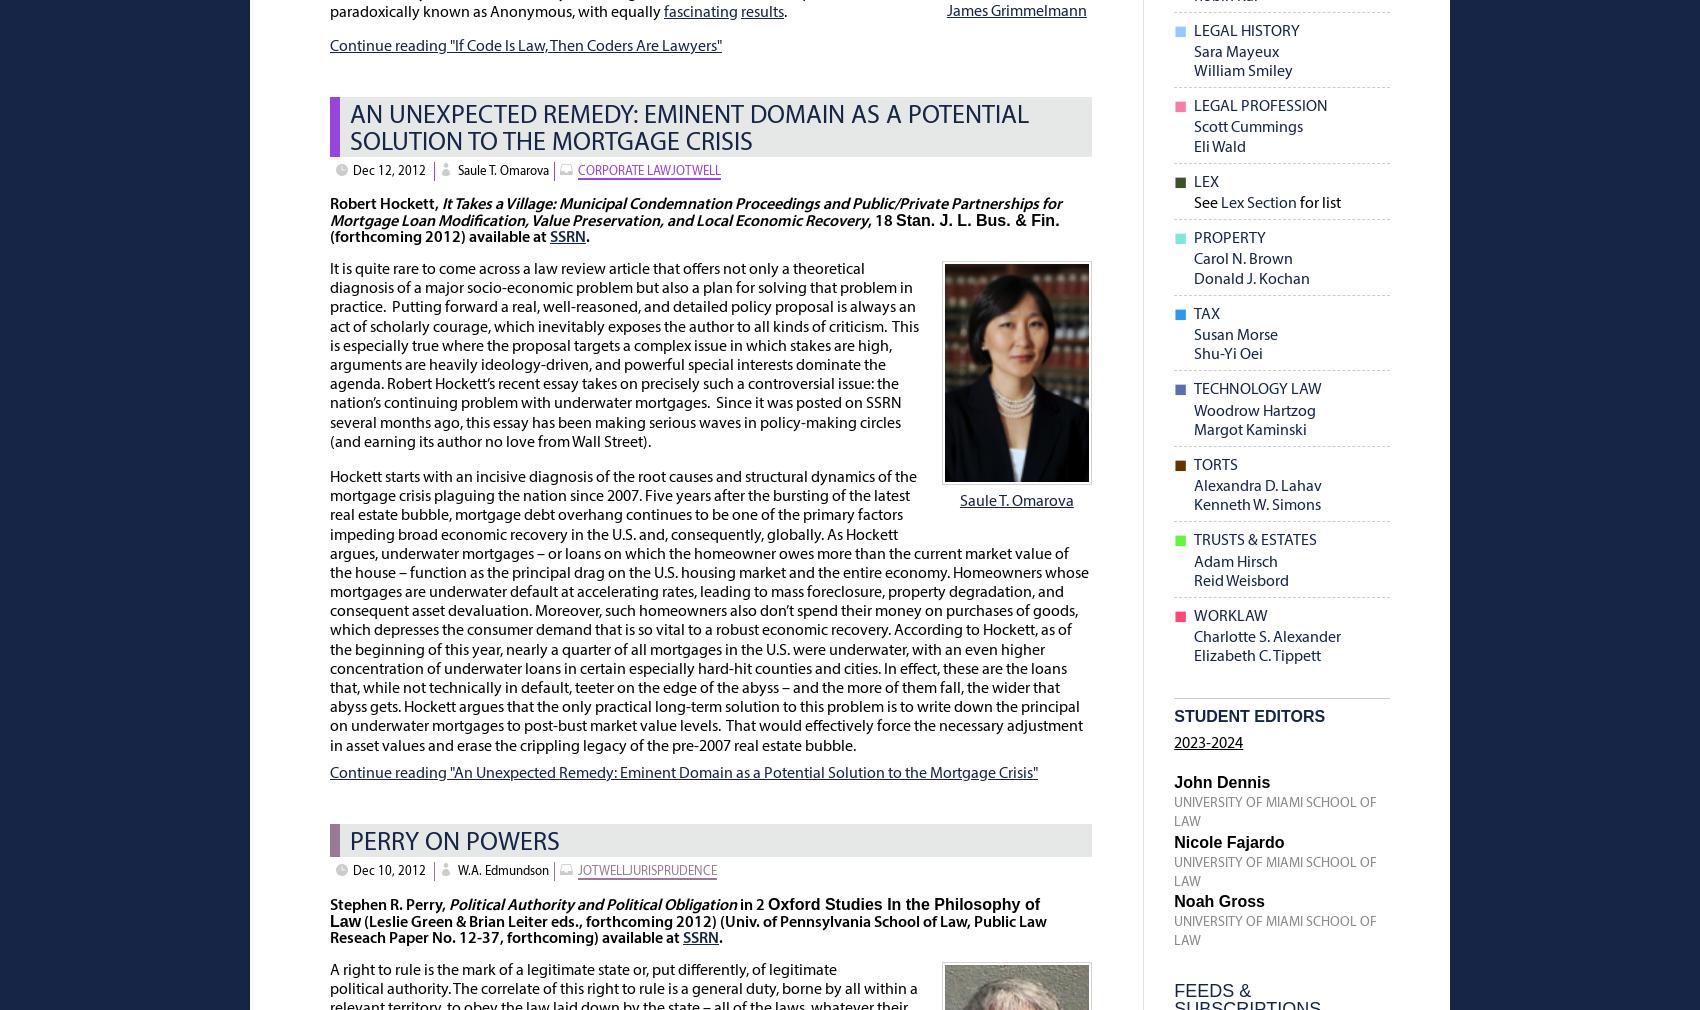 The height and width of the screenshot is (1010, 1700). What do you see at coordinates (1248, 714) in the screenshot?
I see `'Student Editors'` at bounding box center [1248, 714].